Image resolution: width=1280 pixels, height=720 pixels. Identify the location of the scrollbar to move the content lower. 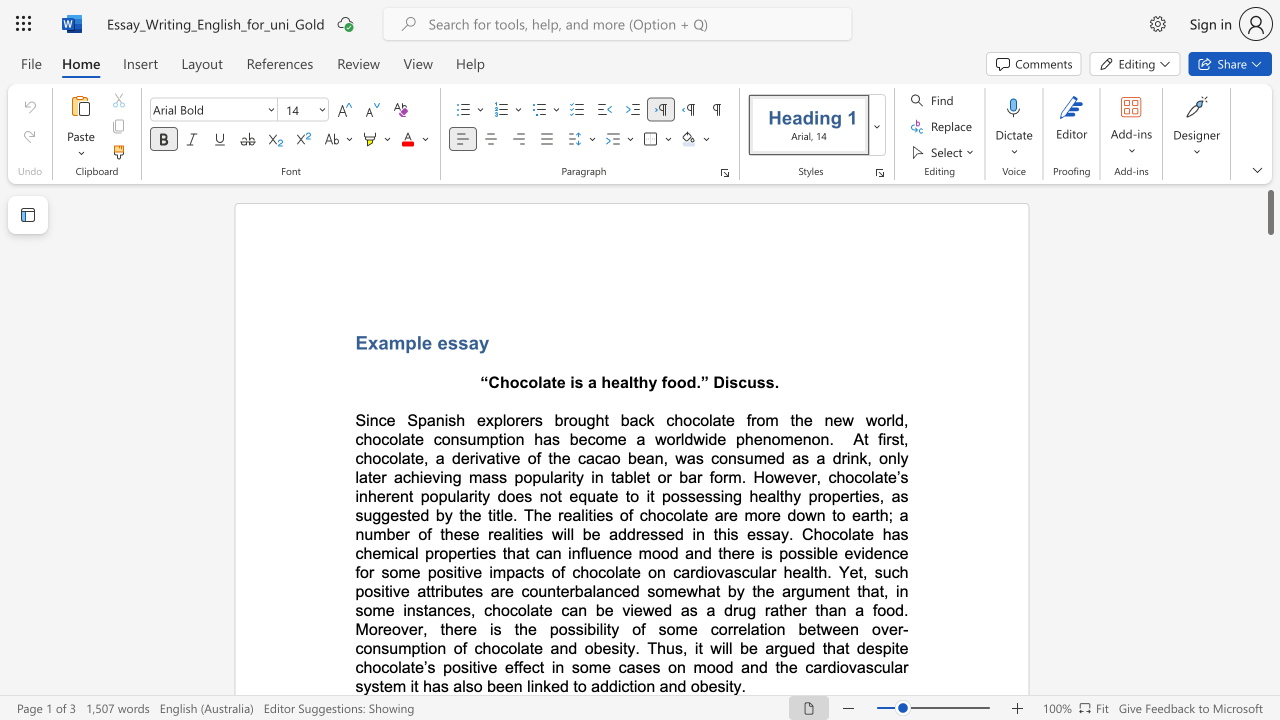
(1269, 640).